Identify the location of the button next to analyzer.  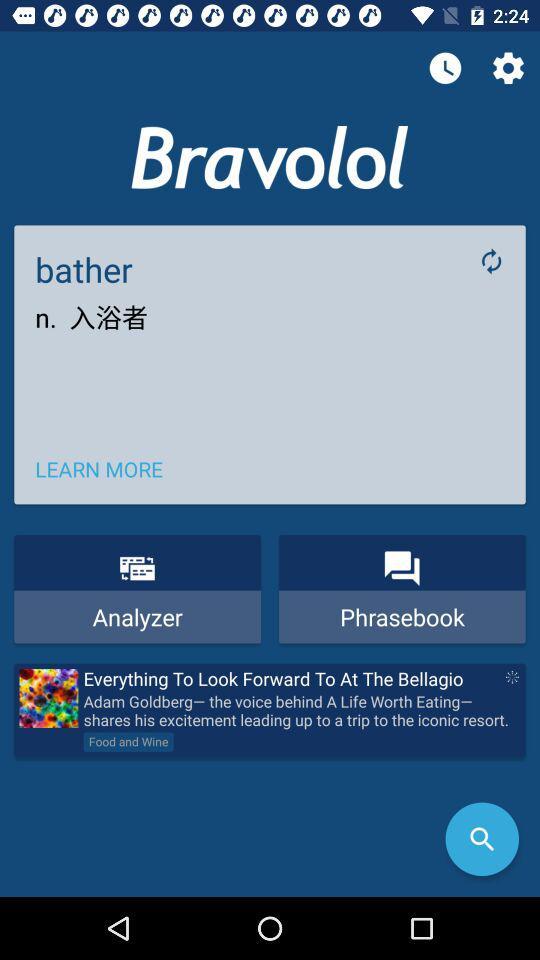
(402, 588).